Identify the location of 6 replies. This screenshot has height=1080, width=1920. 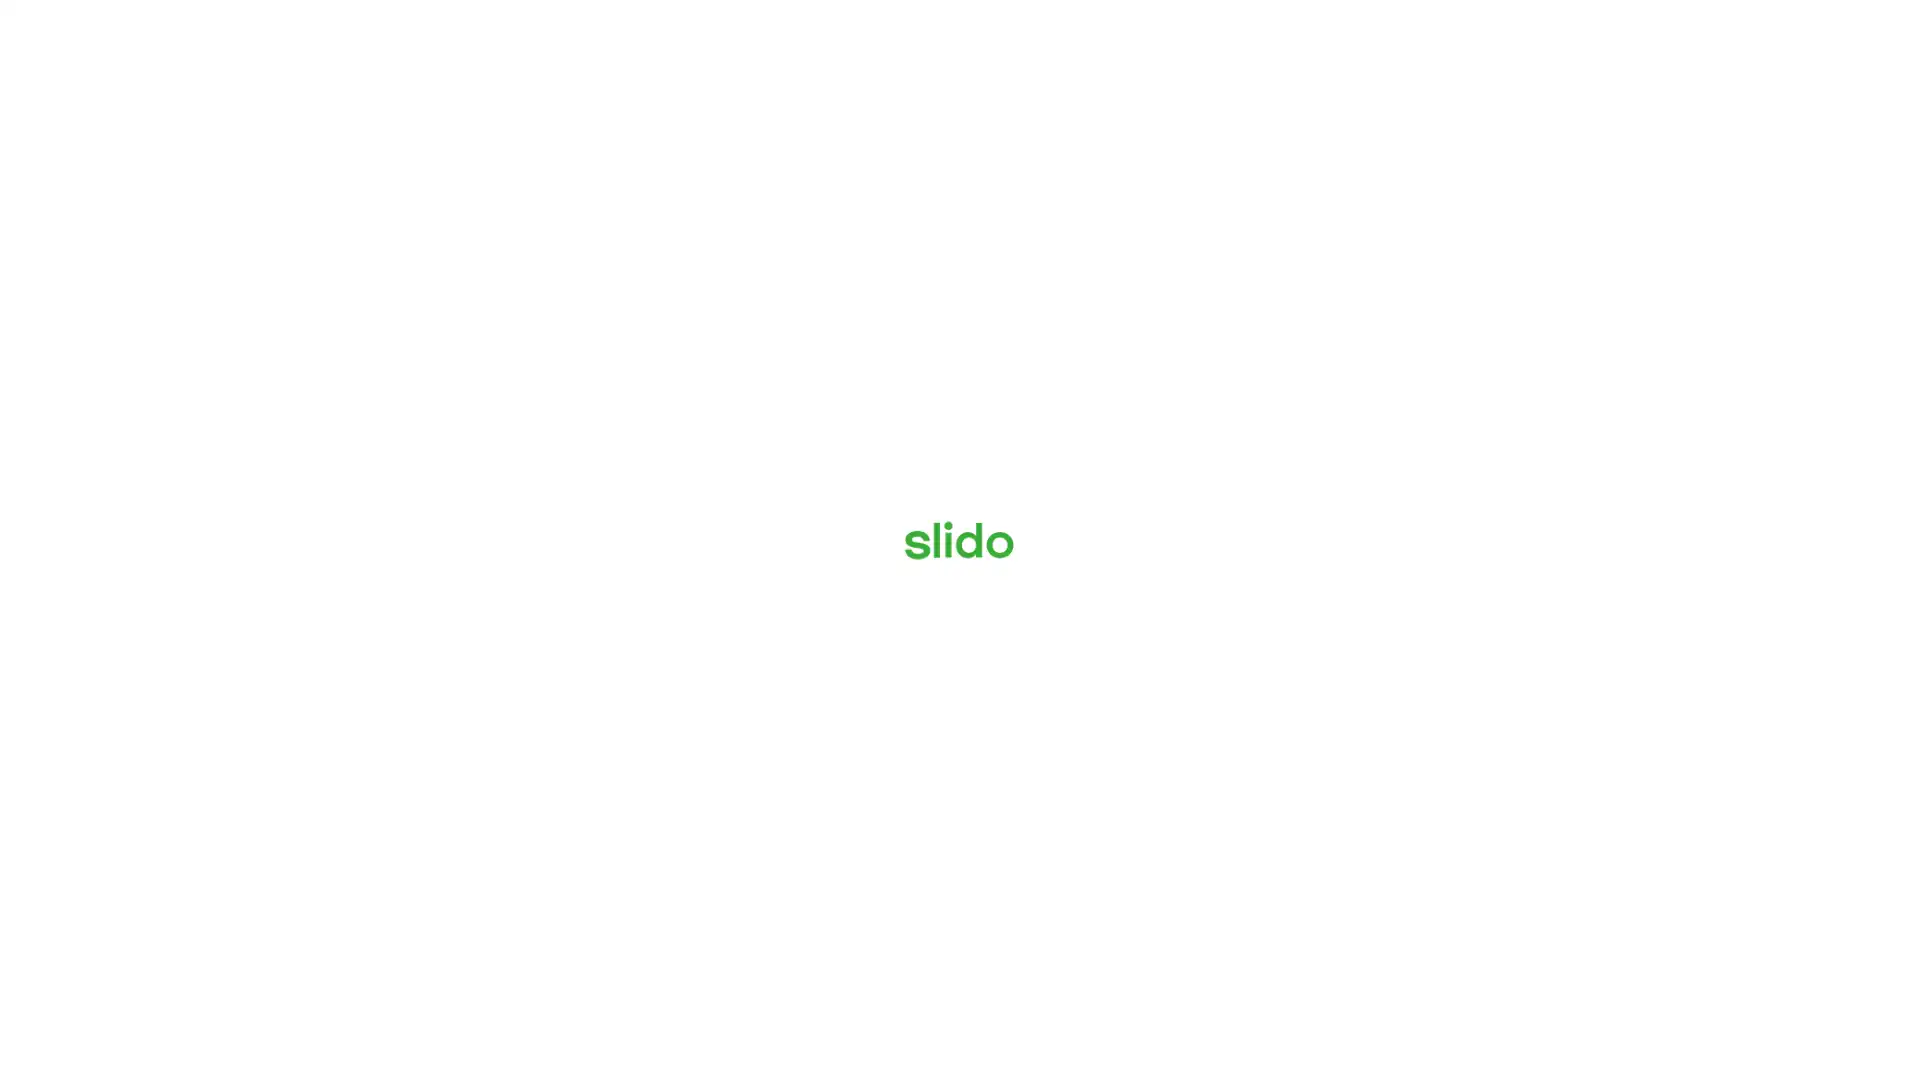
(1488, 827).